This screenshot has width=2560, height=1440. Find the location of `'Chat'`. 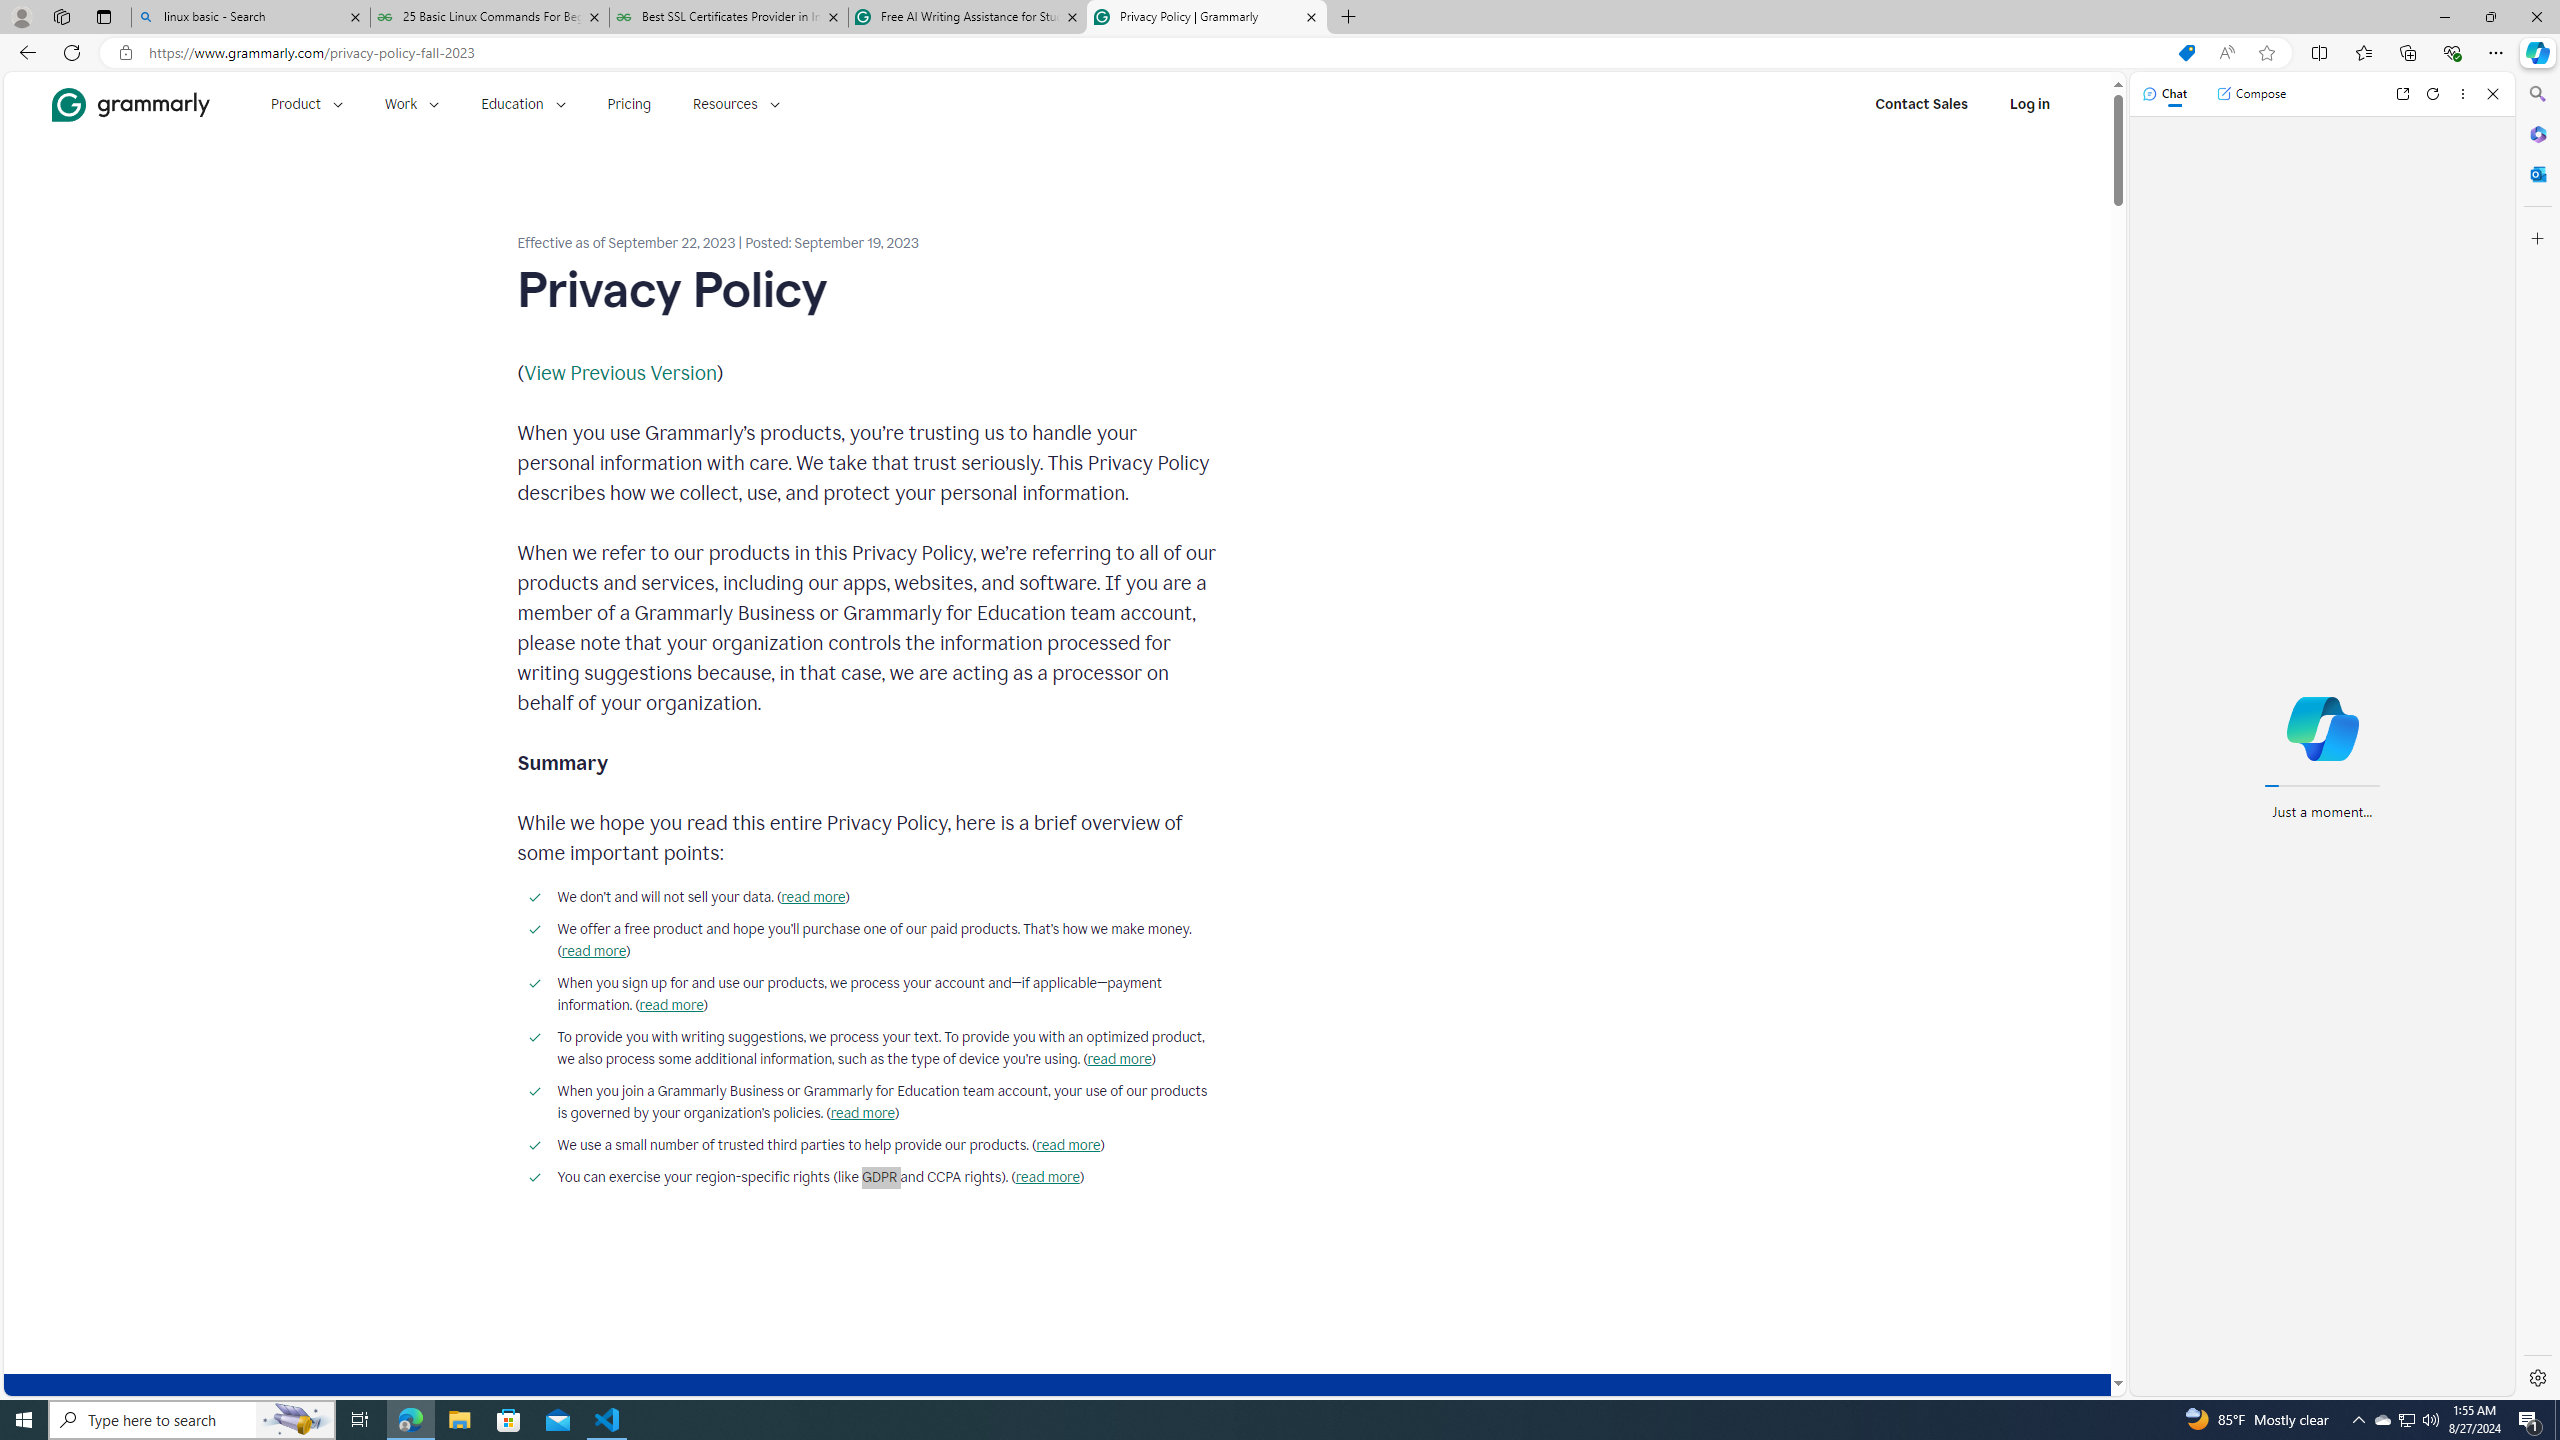

'Chat' is located at coordinates (2164, 92).